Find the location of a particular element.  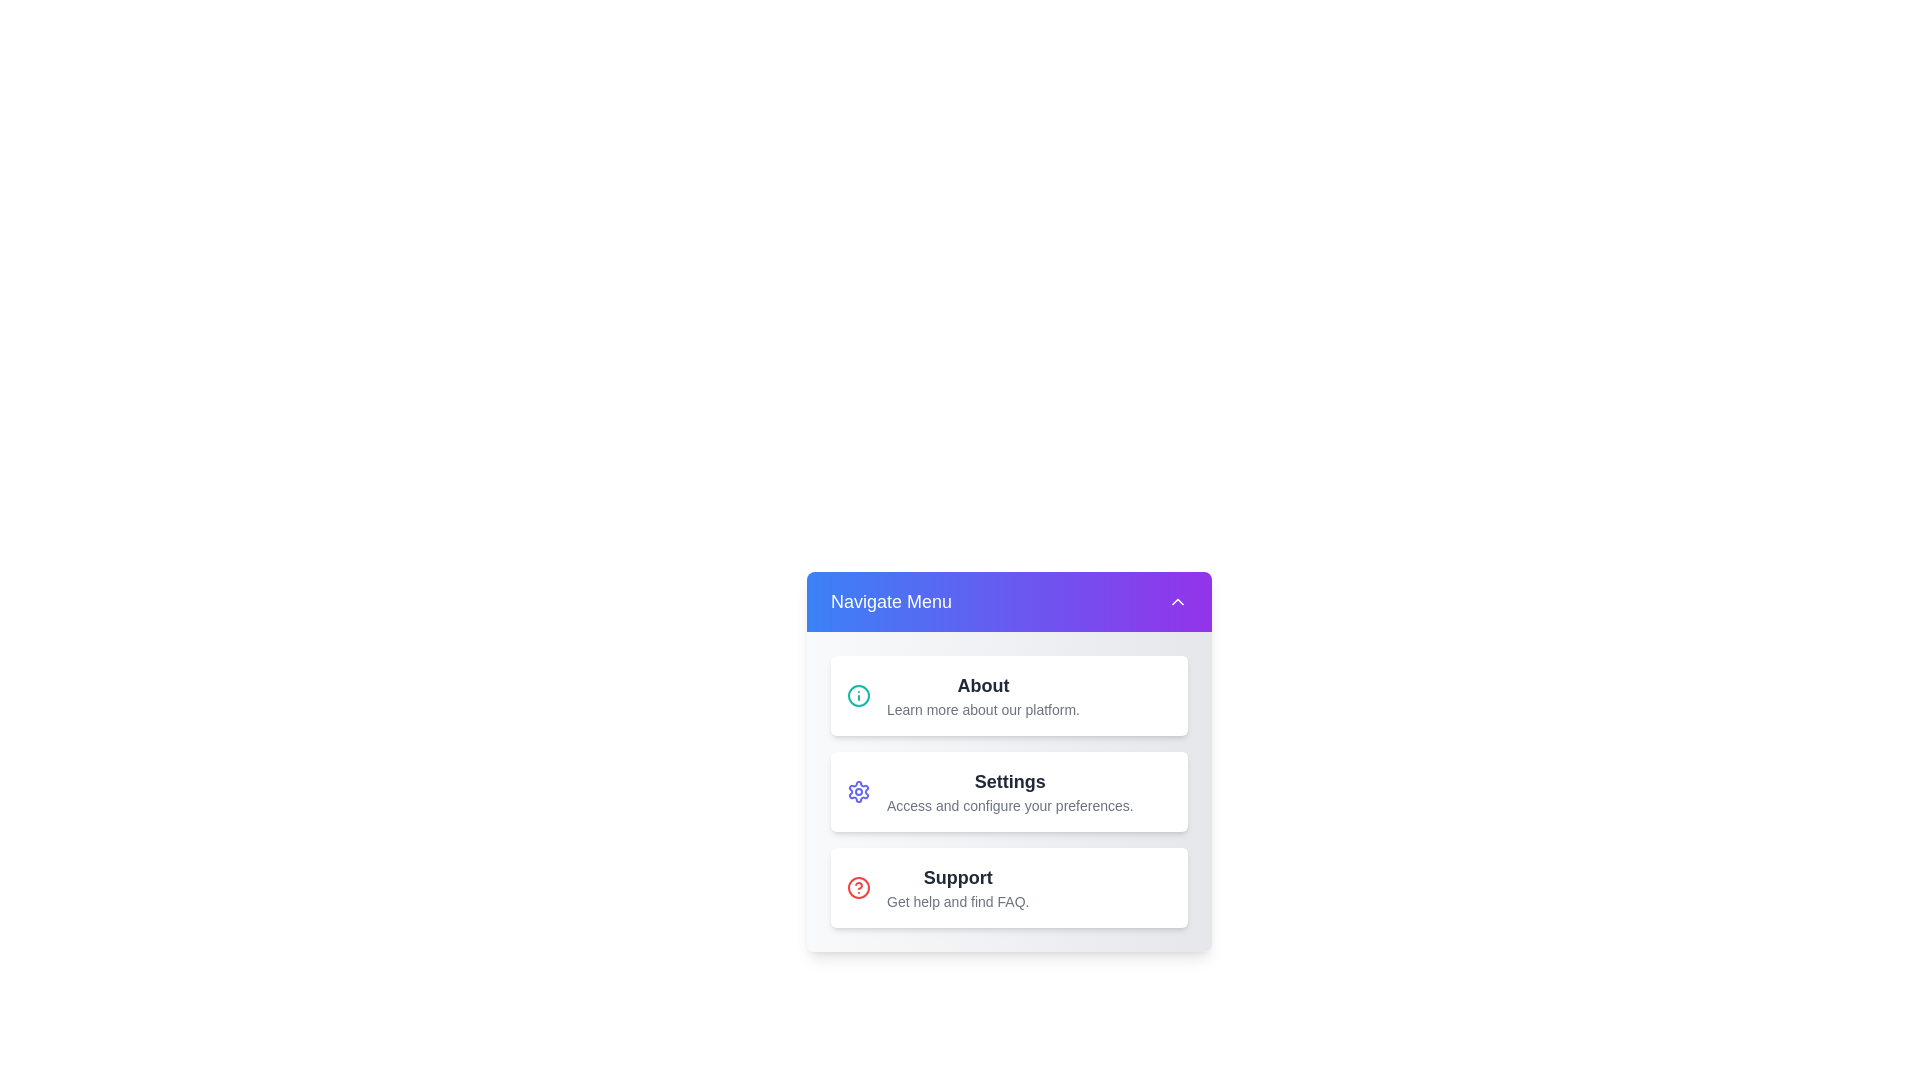

the icon of the menu item labeled 'Settings' to inspect it is located at coordinates (859, 790).